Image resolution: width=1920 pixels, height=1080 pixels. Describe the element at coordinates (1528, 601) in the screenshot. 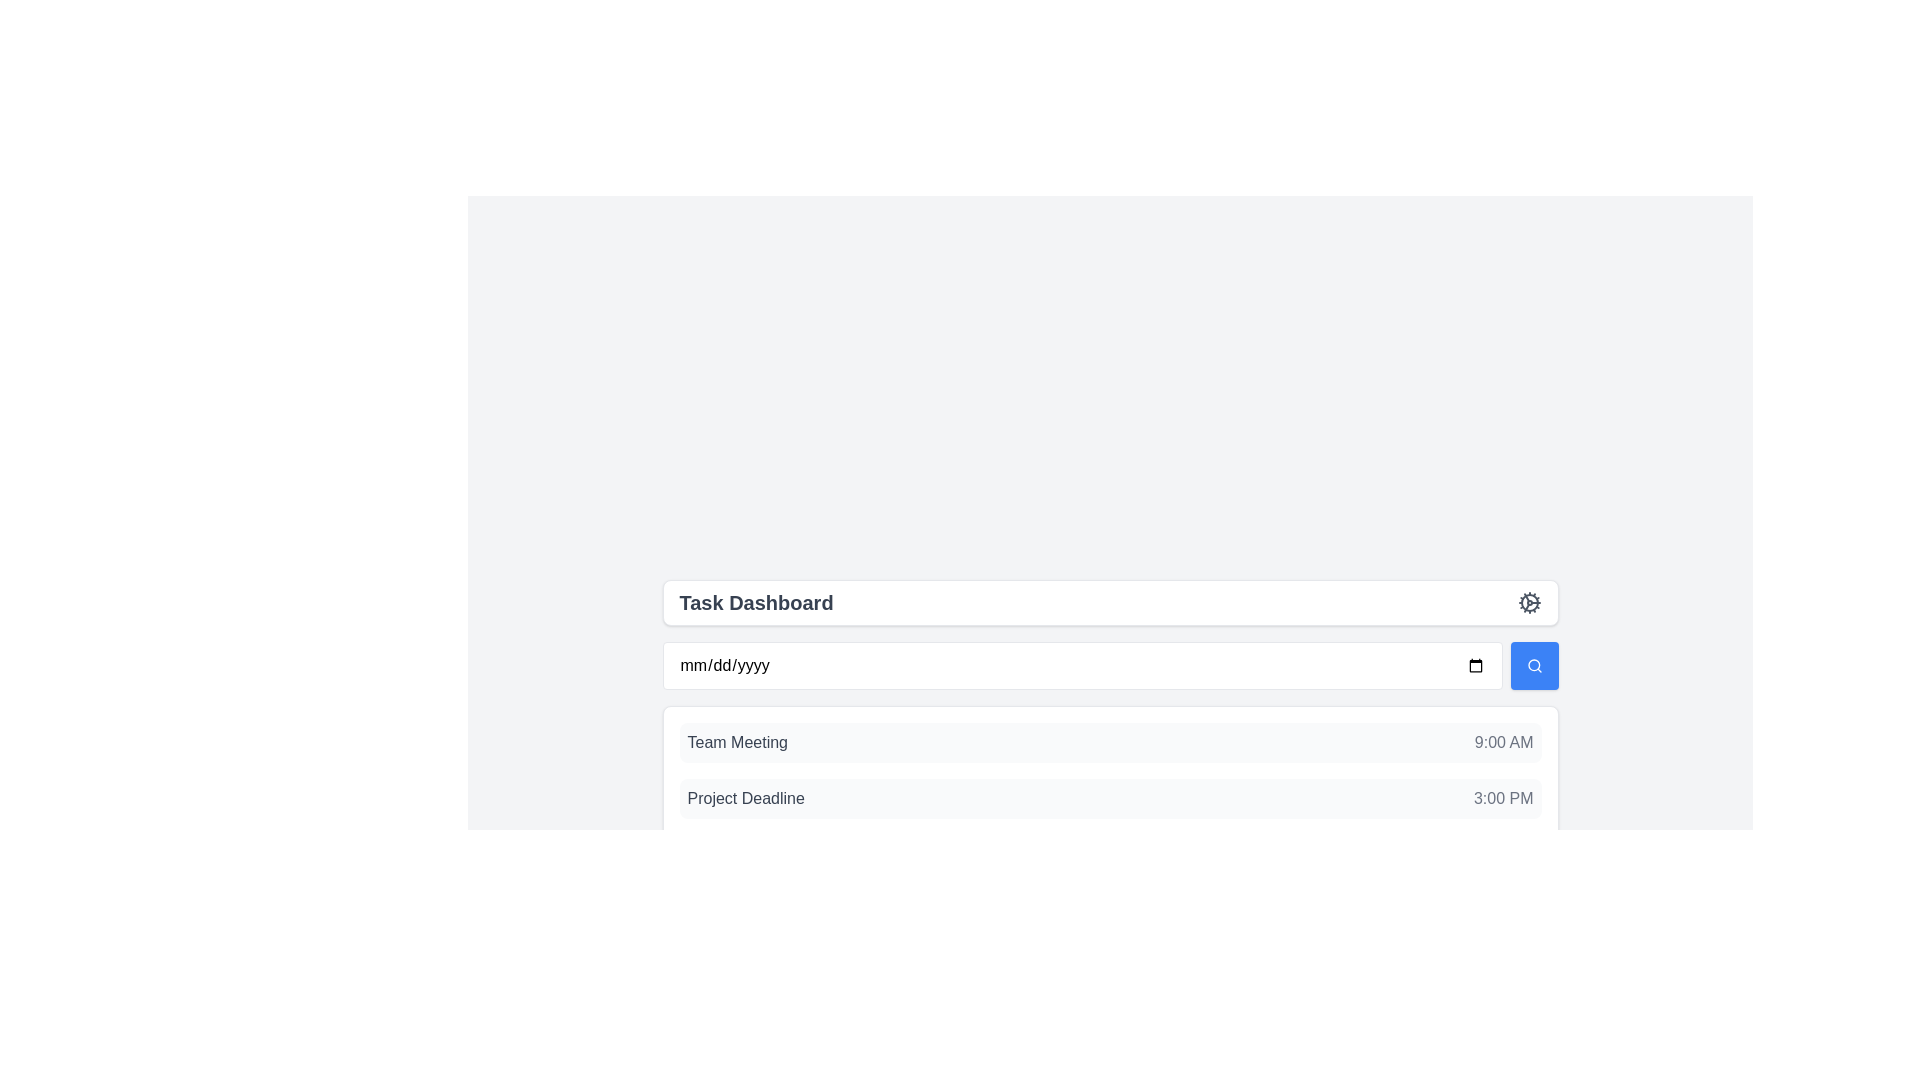

I see `the cogwheel icon located at the top-right corner of the 'Task Dashboard'` at that location.